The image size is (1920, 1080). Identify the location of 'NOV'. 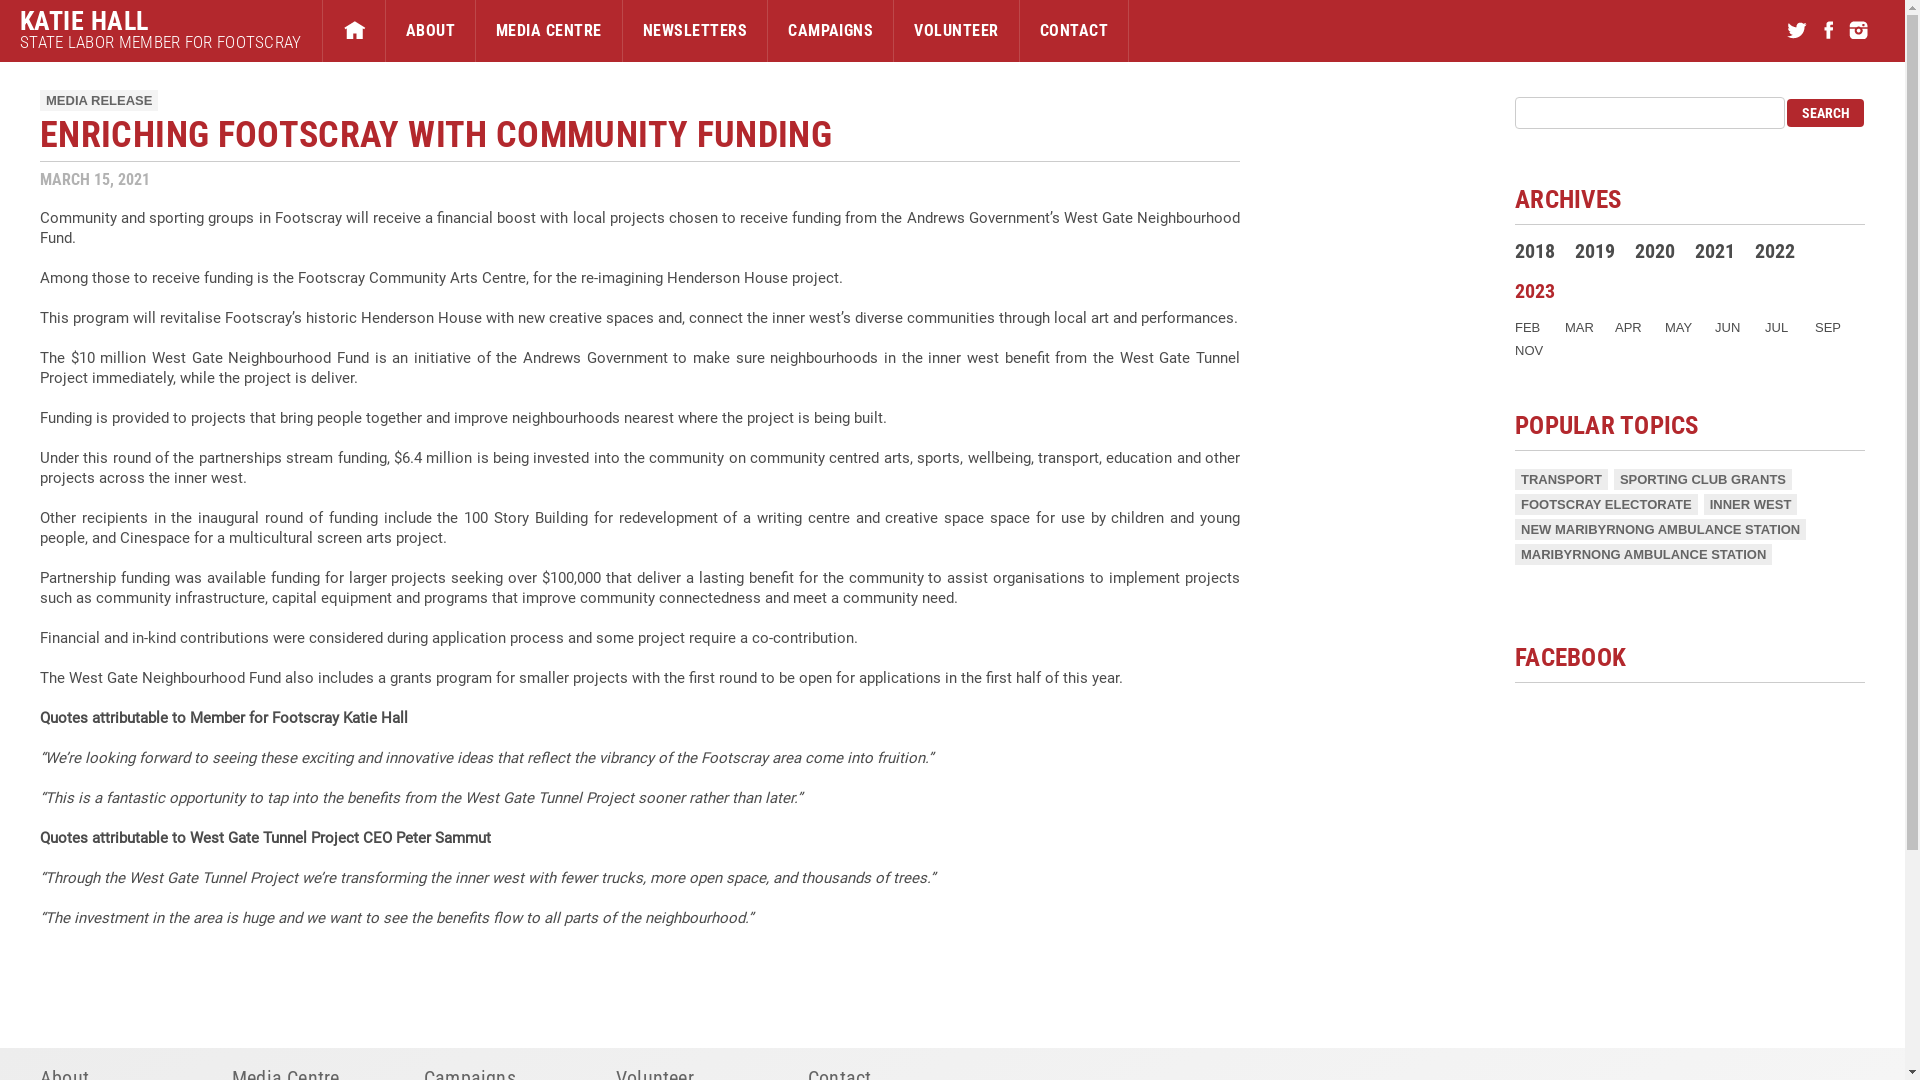
(1528, 349).